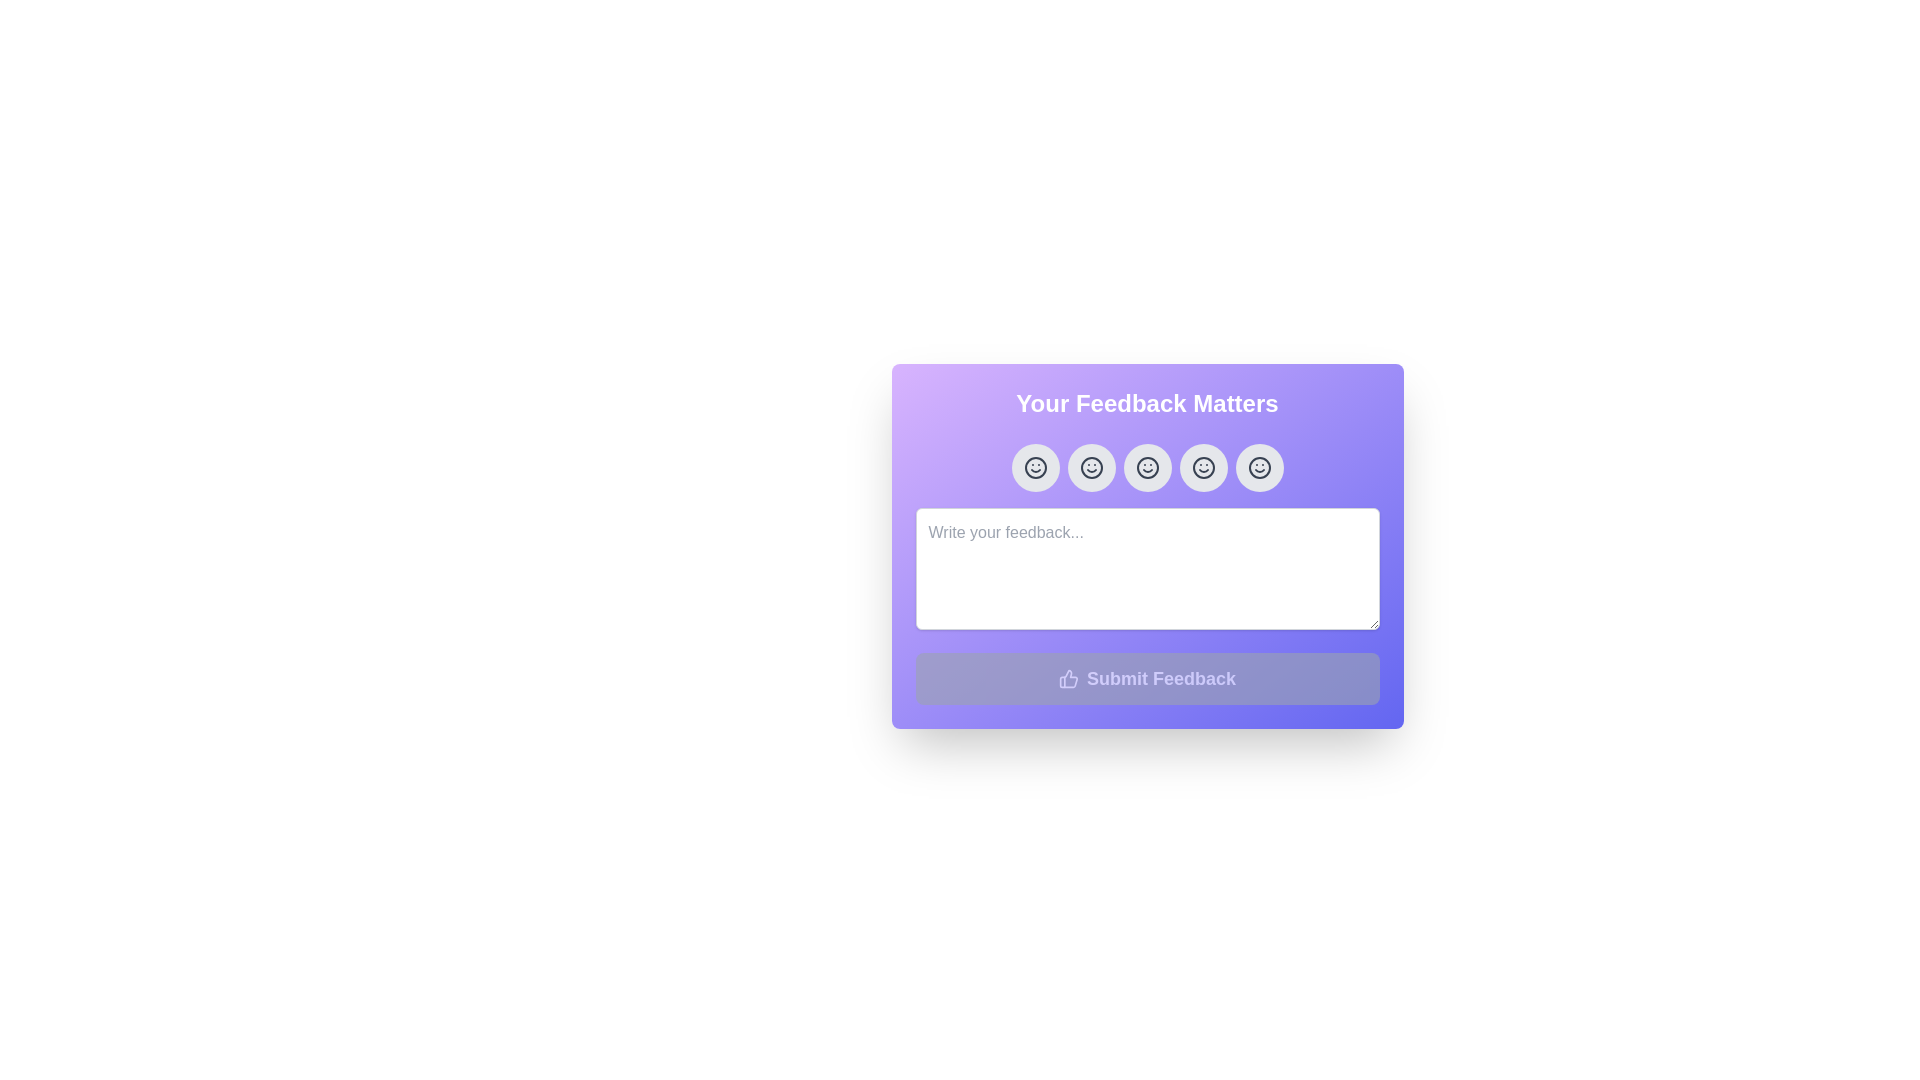 Image resolution: width=1920 pixels, height=1080 pixels. I want to click on the circular button with a light gray background and a black outlined smiling face icon, so click(1202, 467).